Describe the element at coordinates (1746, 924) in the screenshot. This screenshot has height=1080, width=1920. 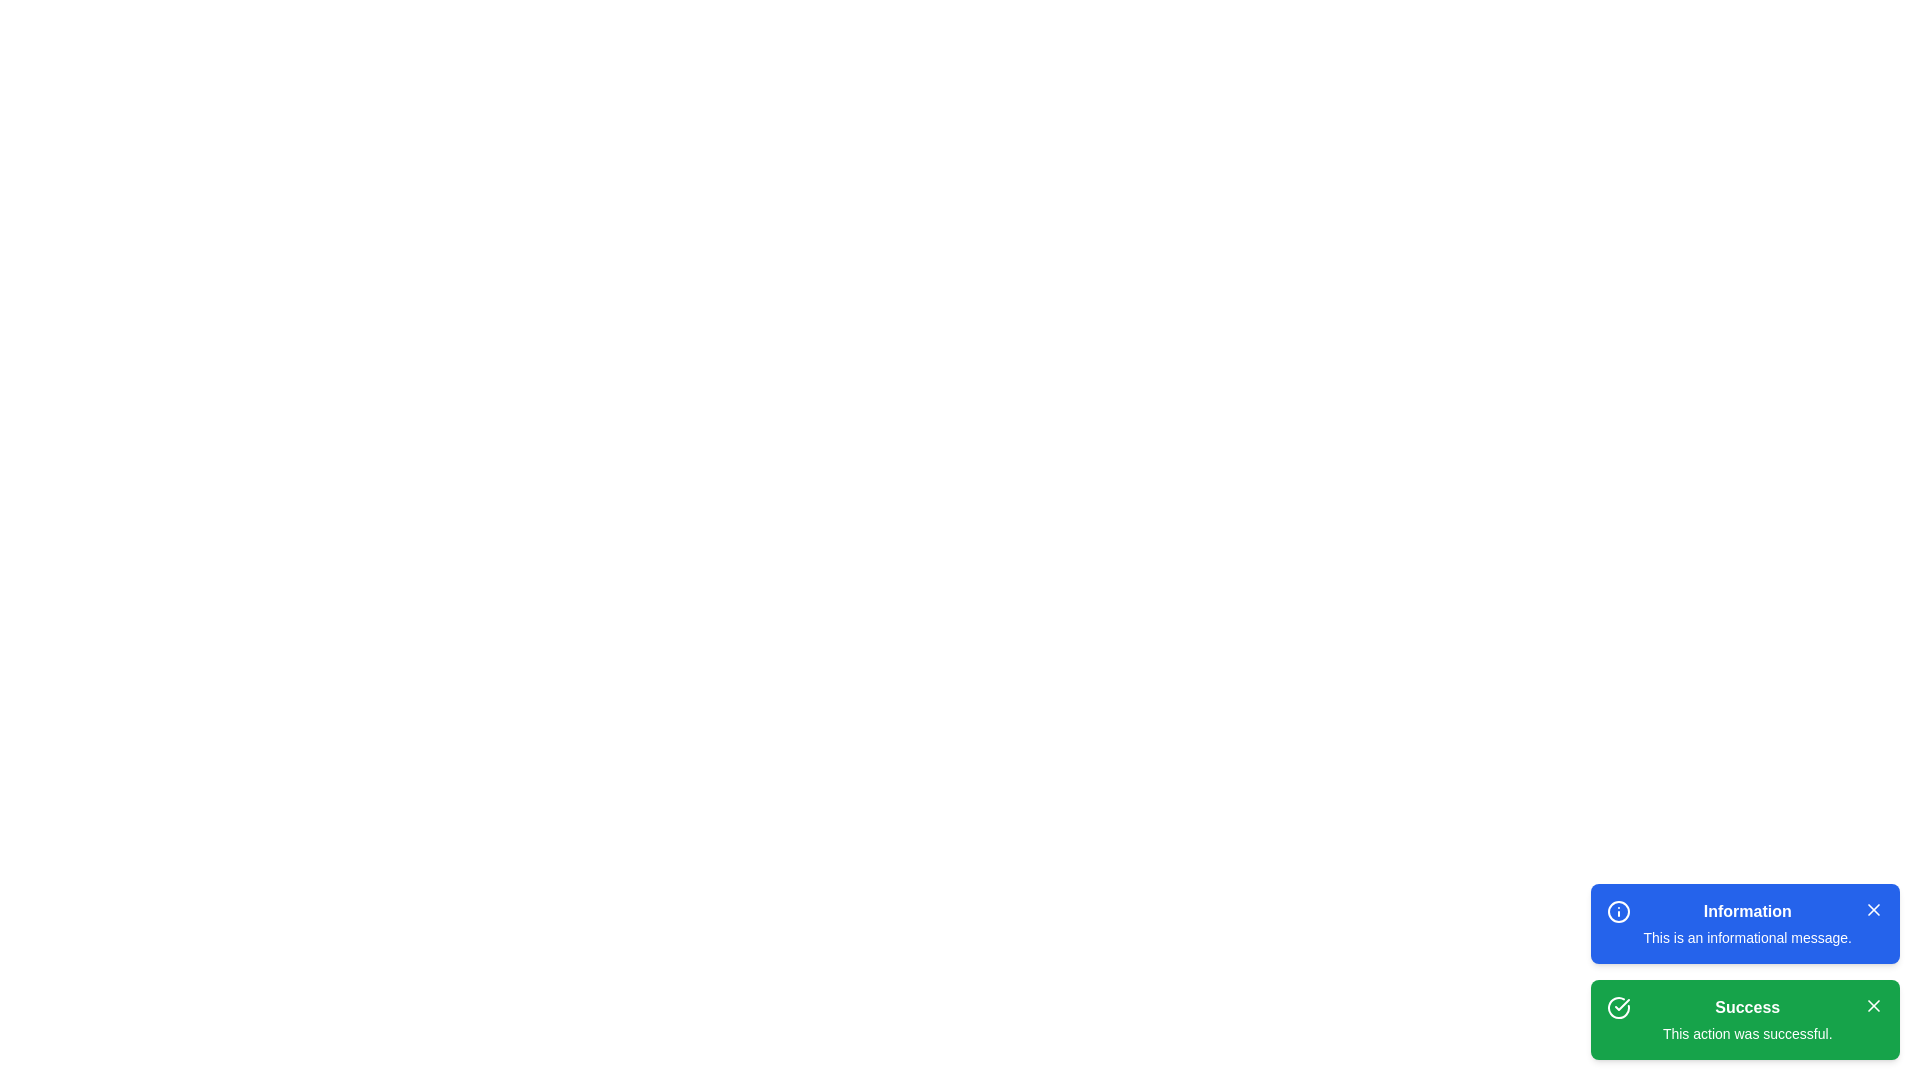
I see `message displayed in the Notification box which contains the bold 'Information' and the smaller 'This is an informational message.'` at that location.